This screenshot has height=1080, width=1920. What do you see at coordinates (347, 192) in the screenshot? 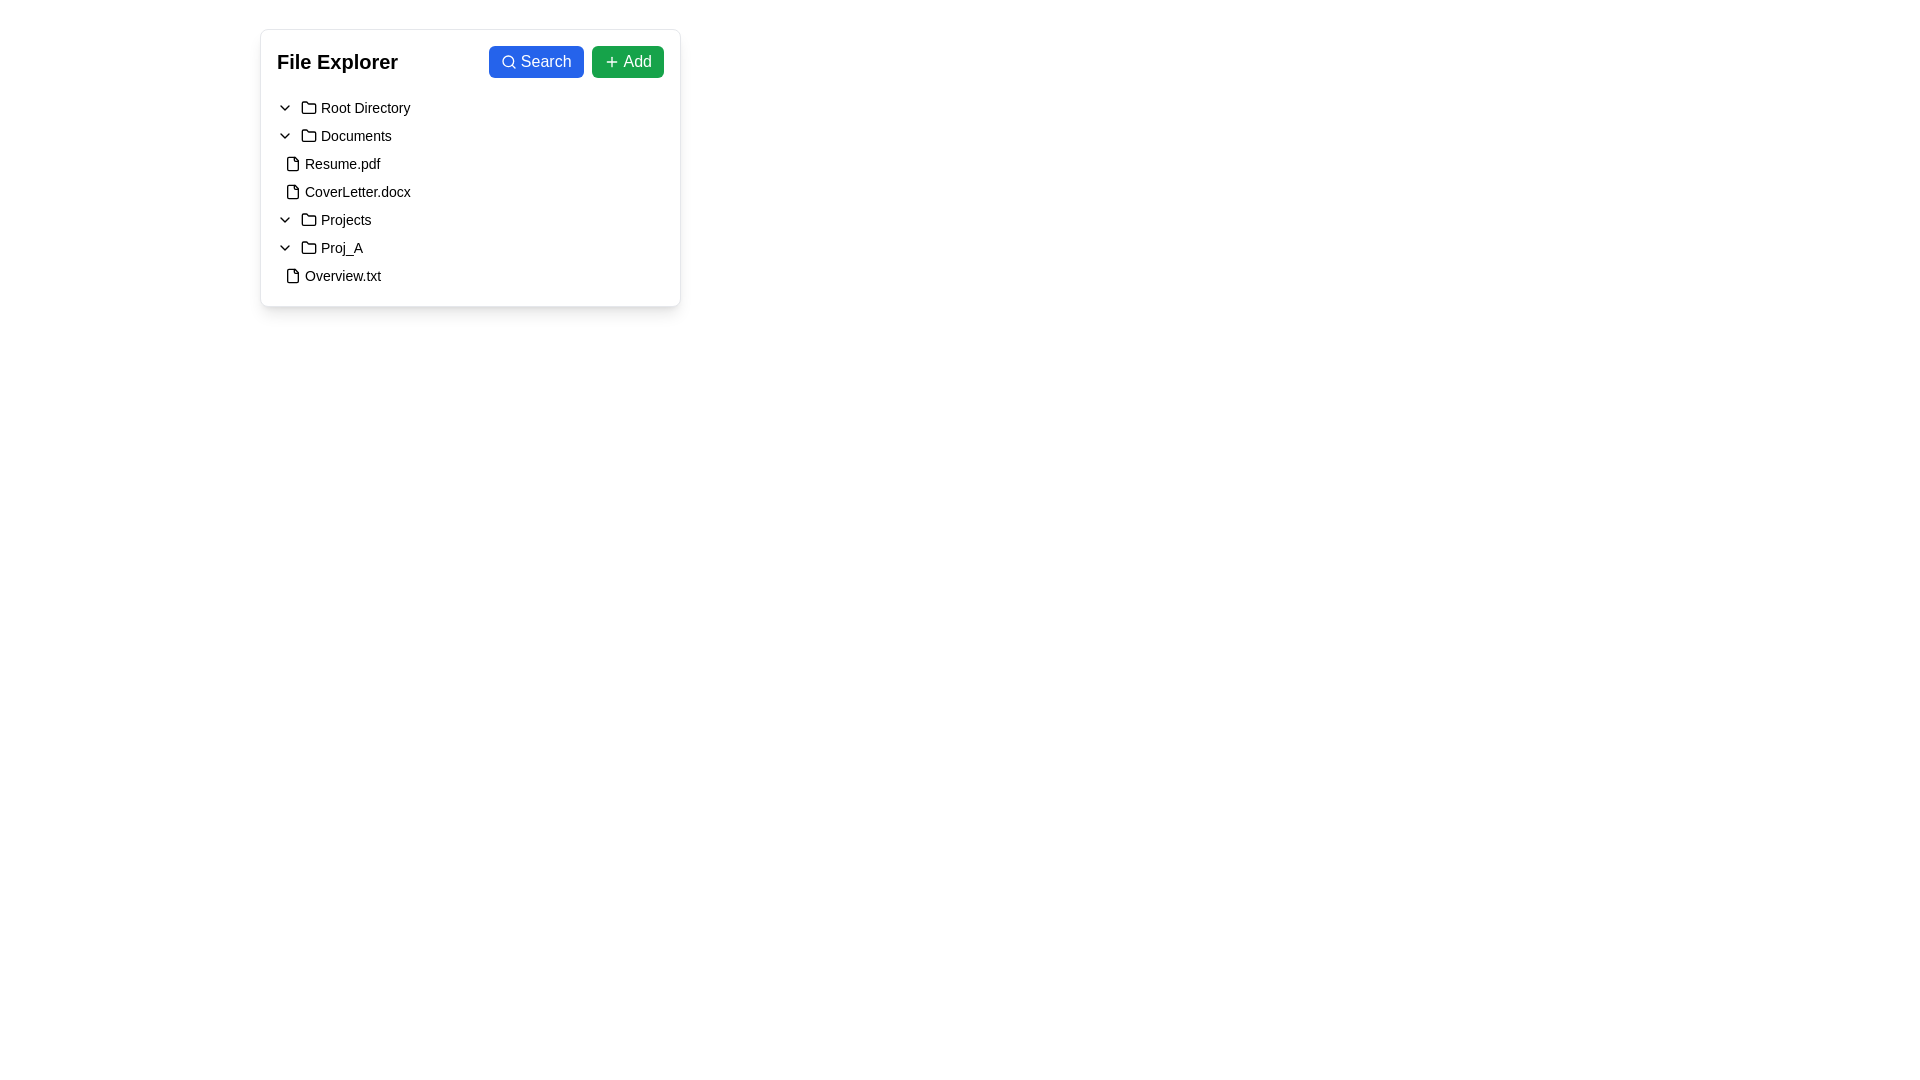
I see `on the 'CoverLetter.docx' file label with icon, which is the second item under the 'Documents' folder in the file explorer interface` at bounding box center [347, 192].